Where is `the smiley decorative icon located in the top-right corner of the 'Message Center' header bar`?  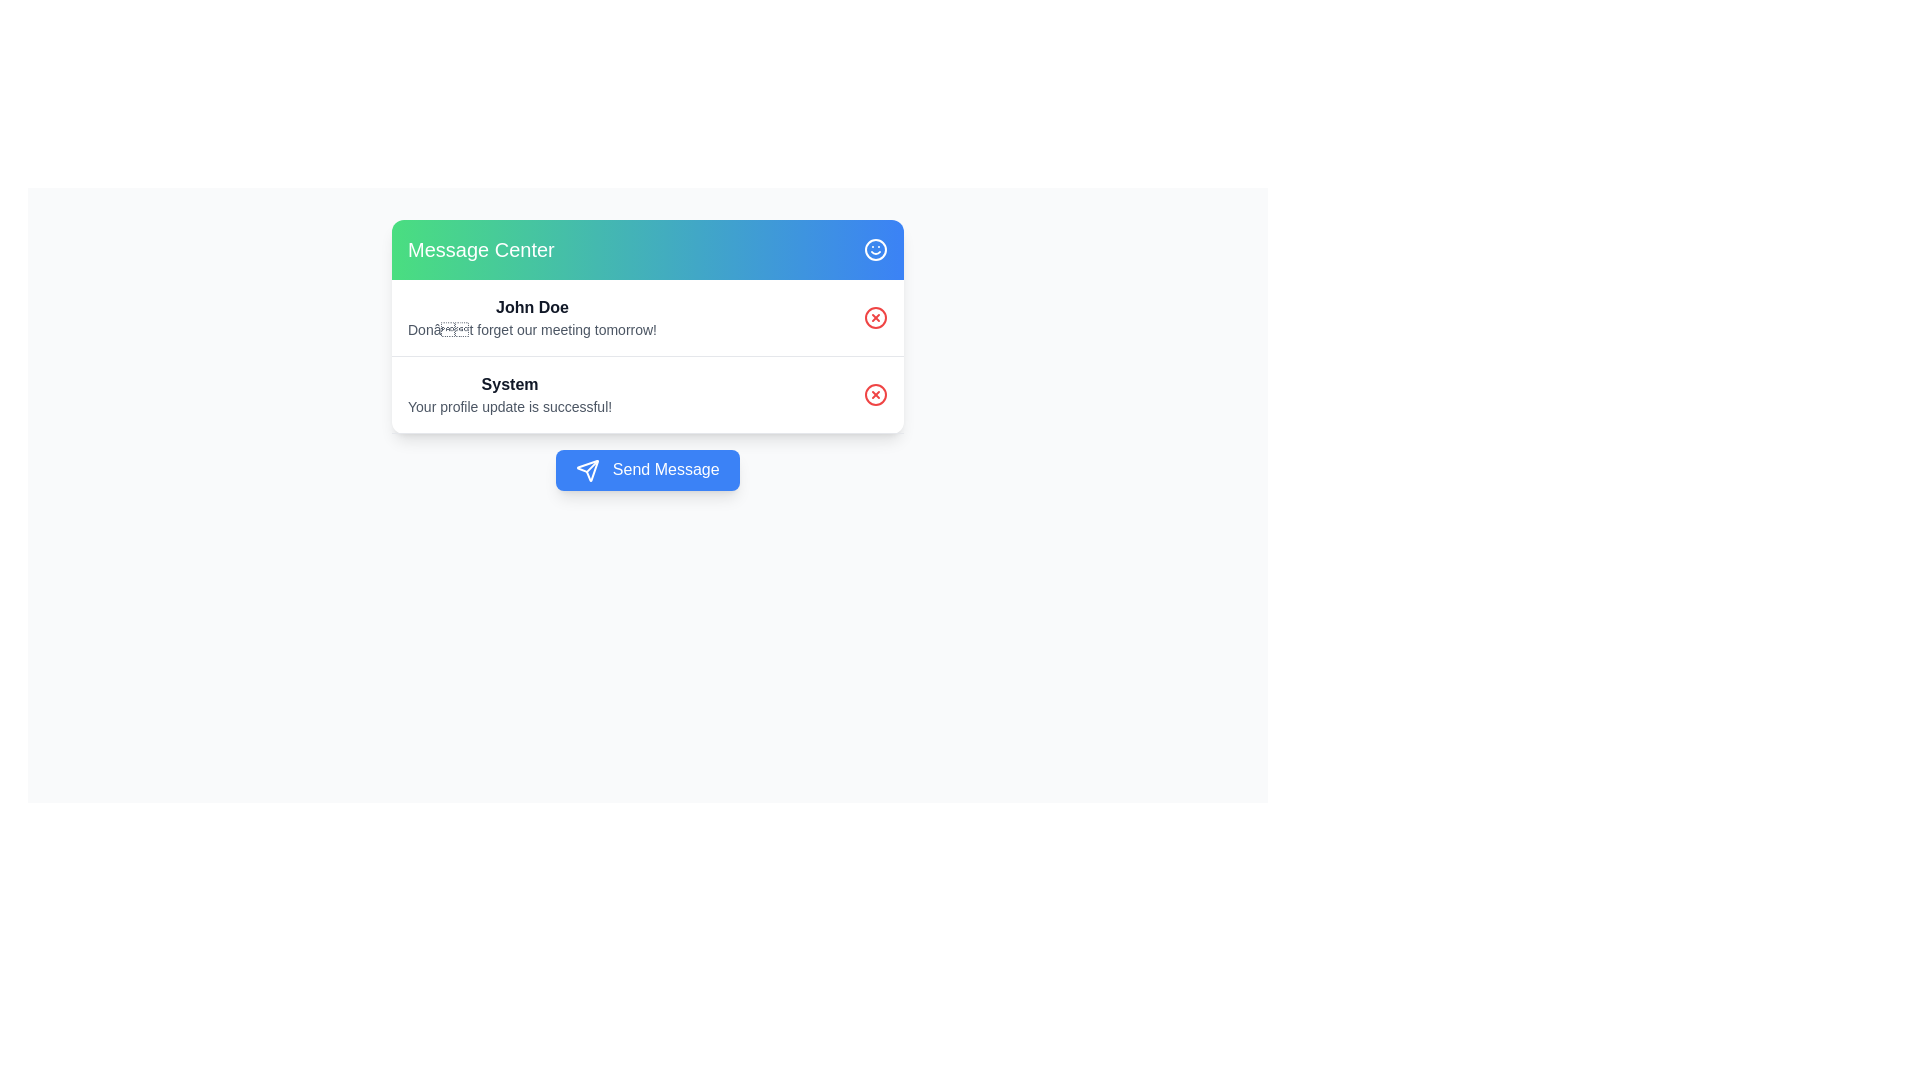 the smiley decorative icon located in the top-right corner of the 'Message Center' header bar is located at coordinates (875, 249).